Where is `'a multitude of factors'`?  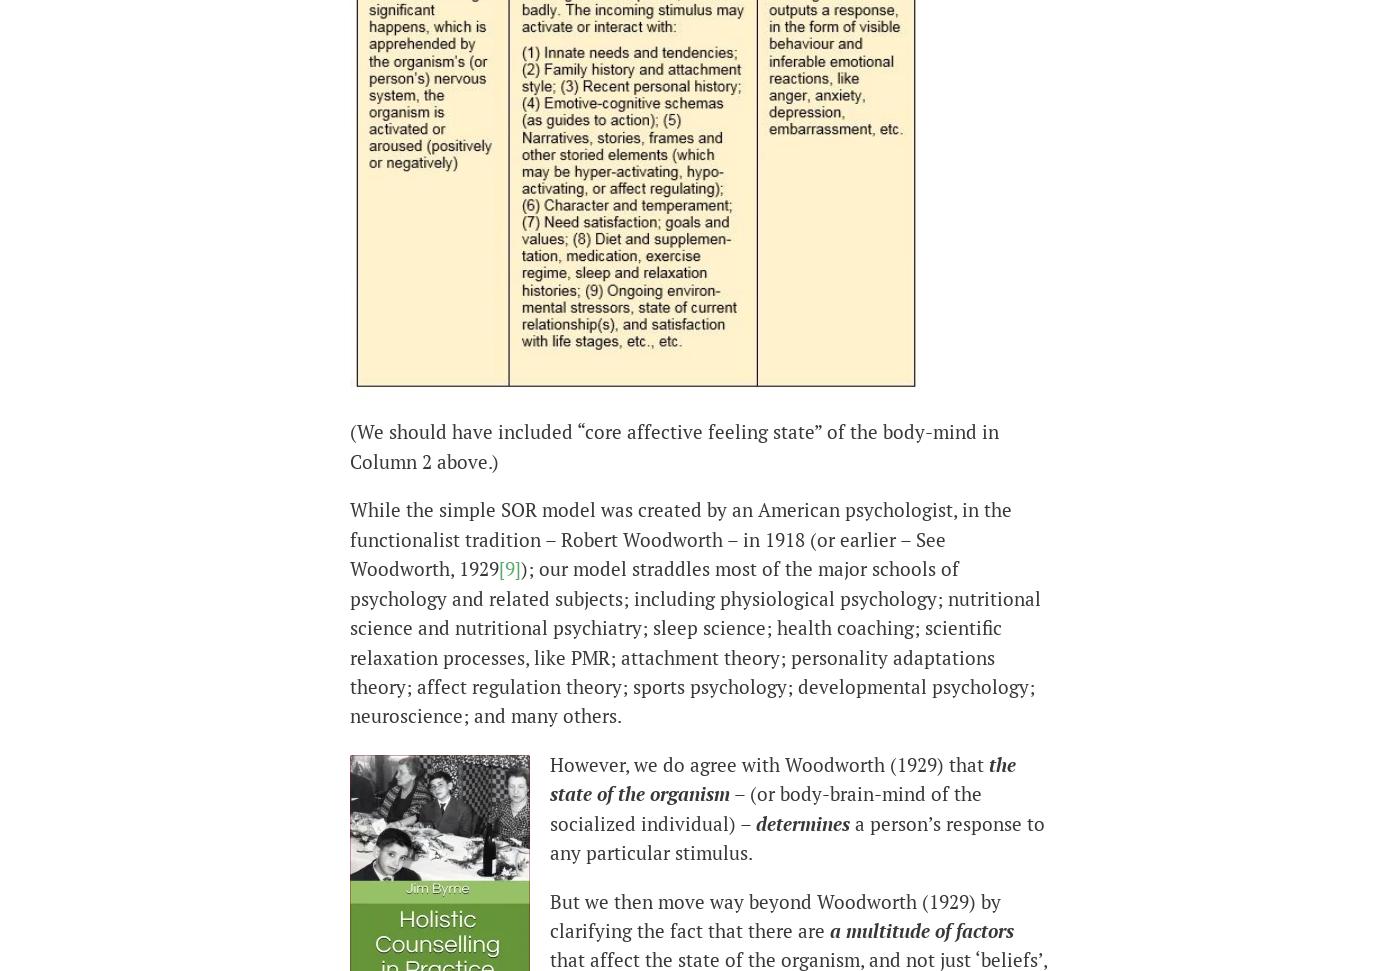
'a multitude of factors' is located at coordinates (922, 929).